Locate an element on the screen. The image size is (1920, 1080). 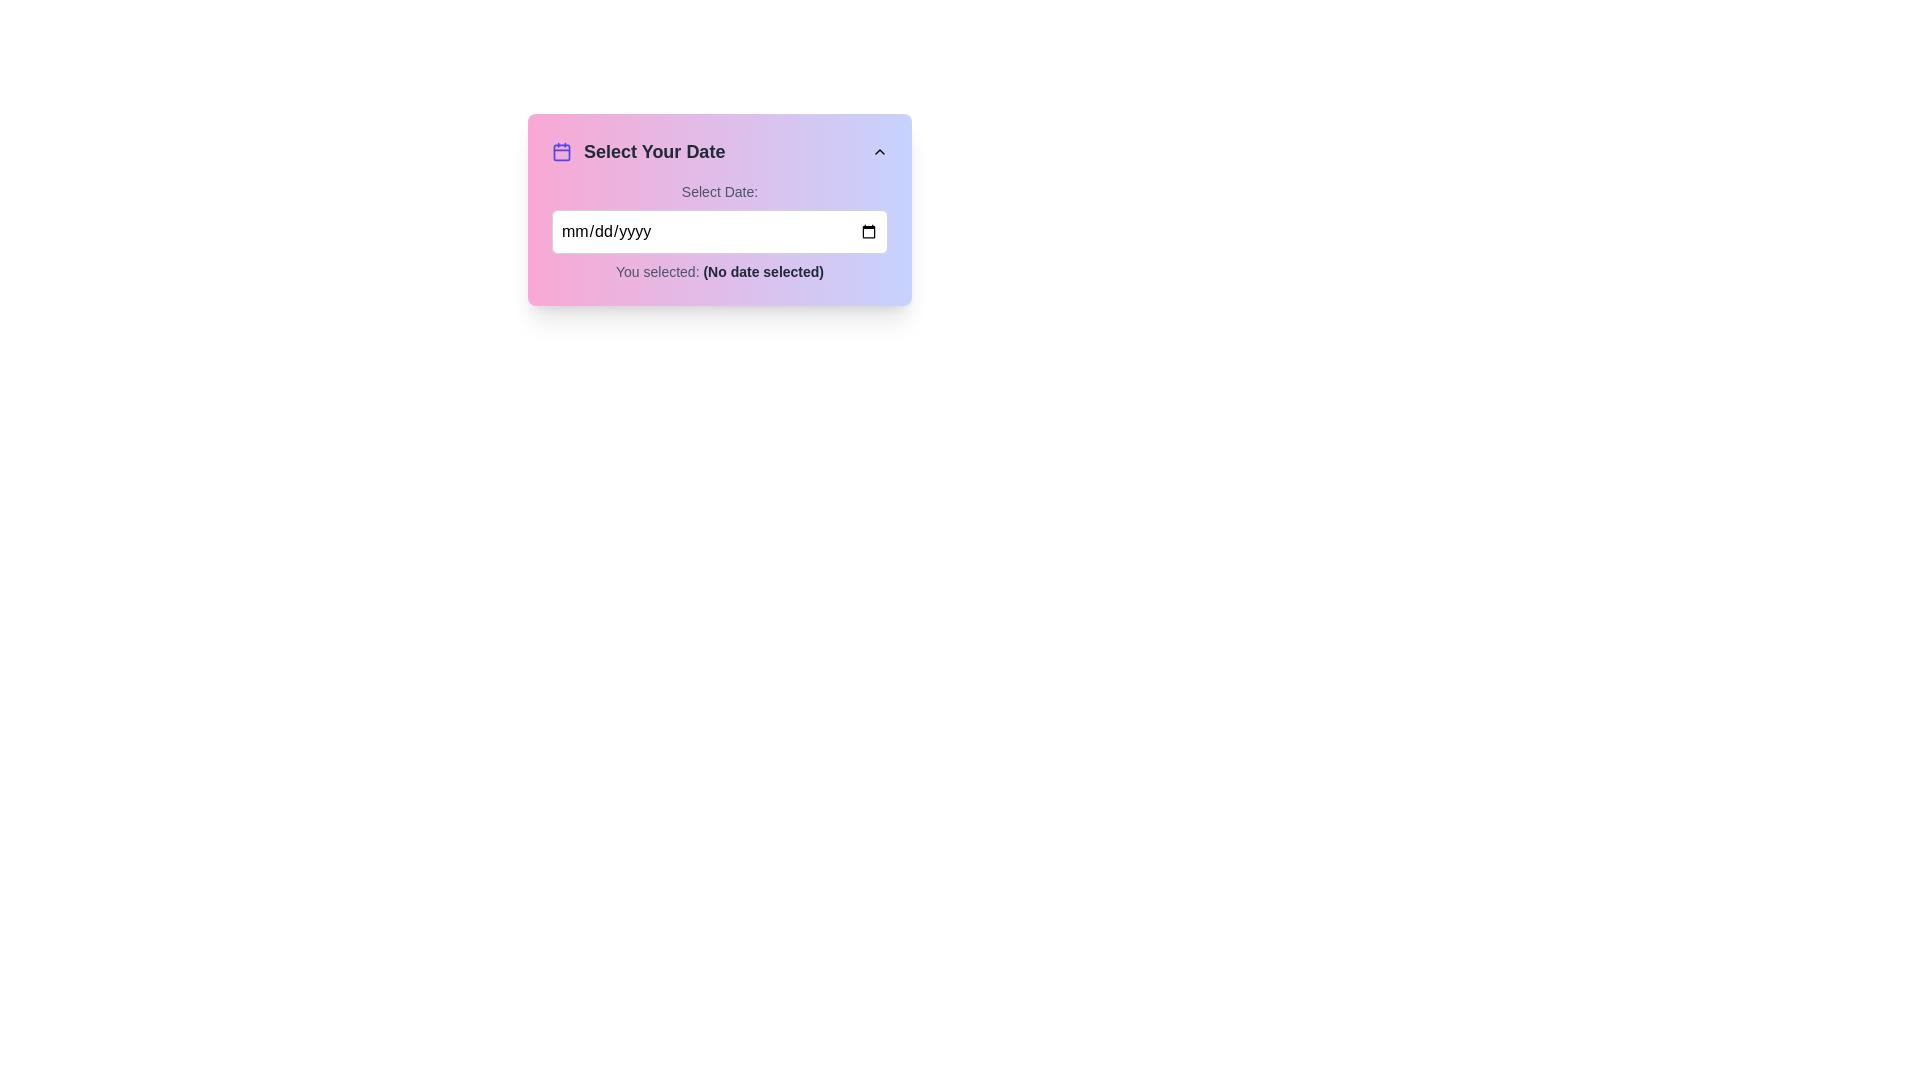
the 'Select Your Date' text label, which is styled with a bold font and accompanied by a calendar icon, located at the top left of the form-like section is located at coordinates (637, 150).